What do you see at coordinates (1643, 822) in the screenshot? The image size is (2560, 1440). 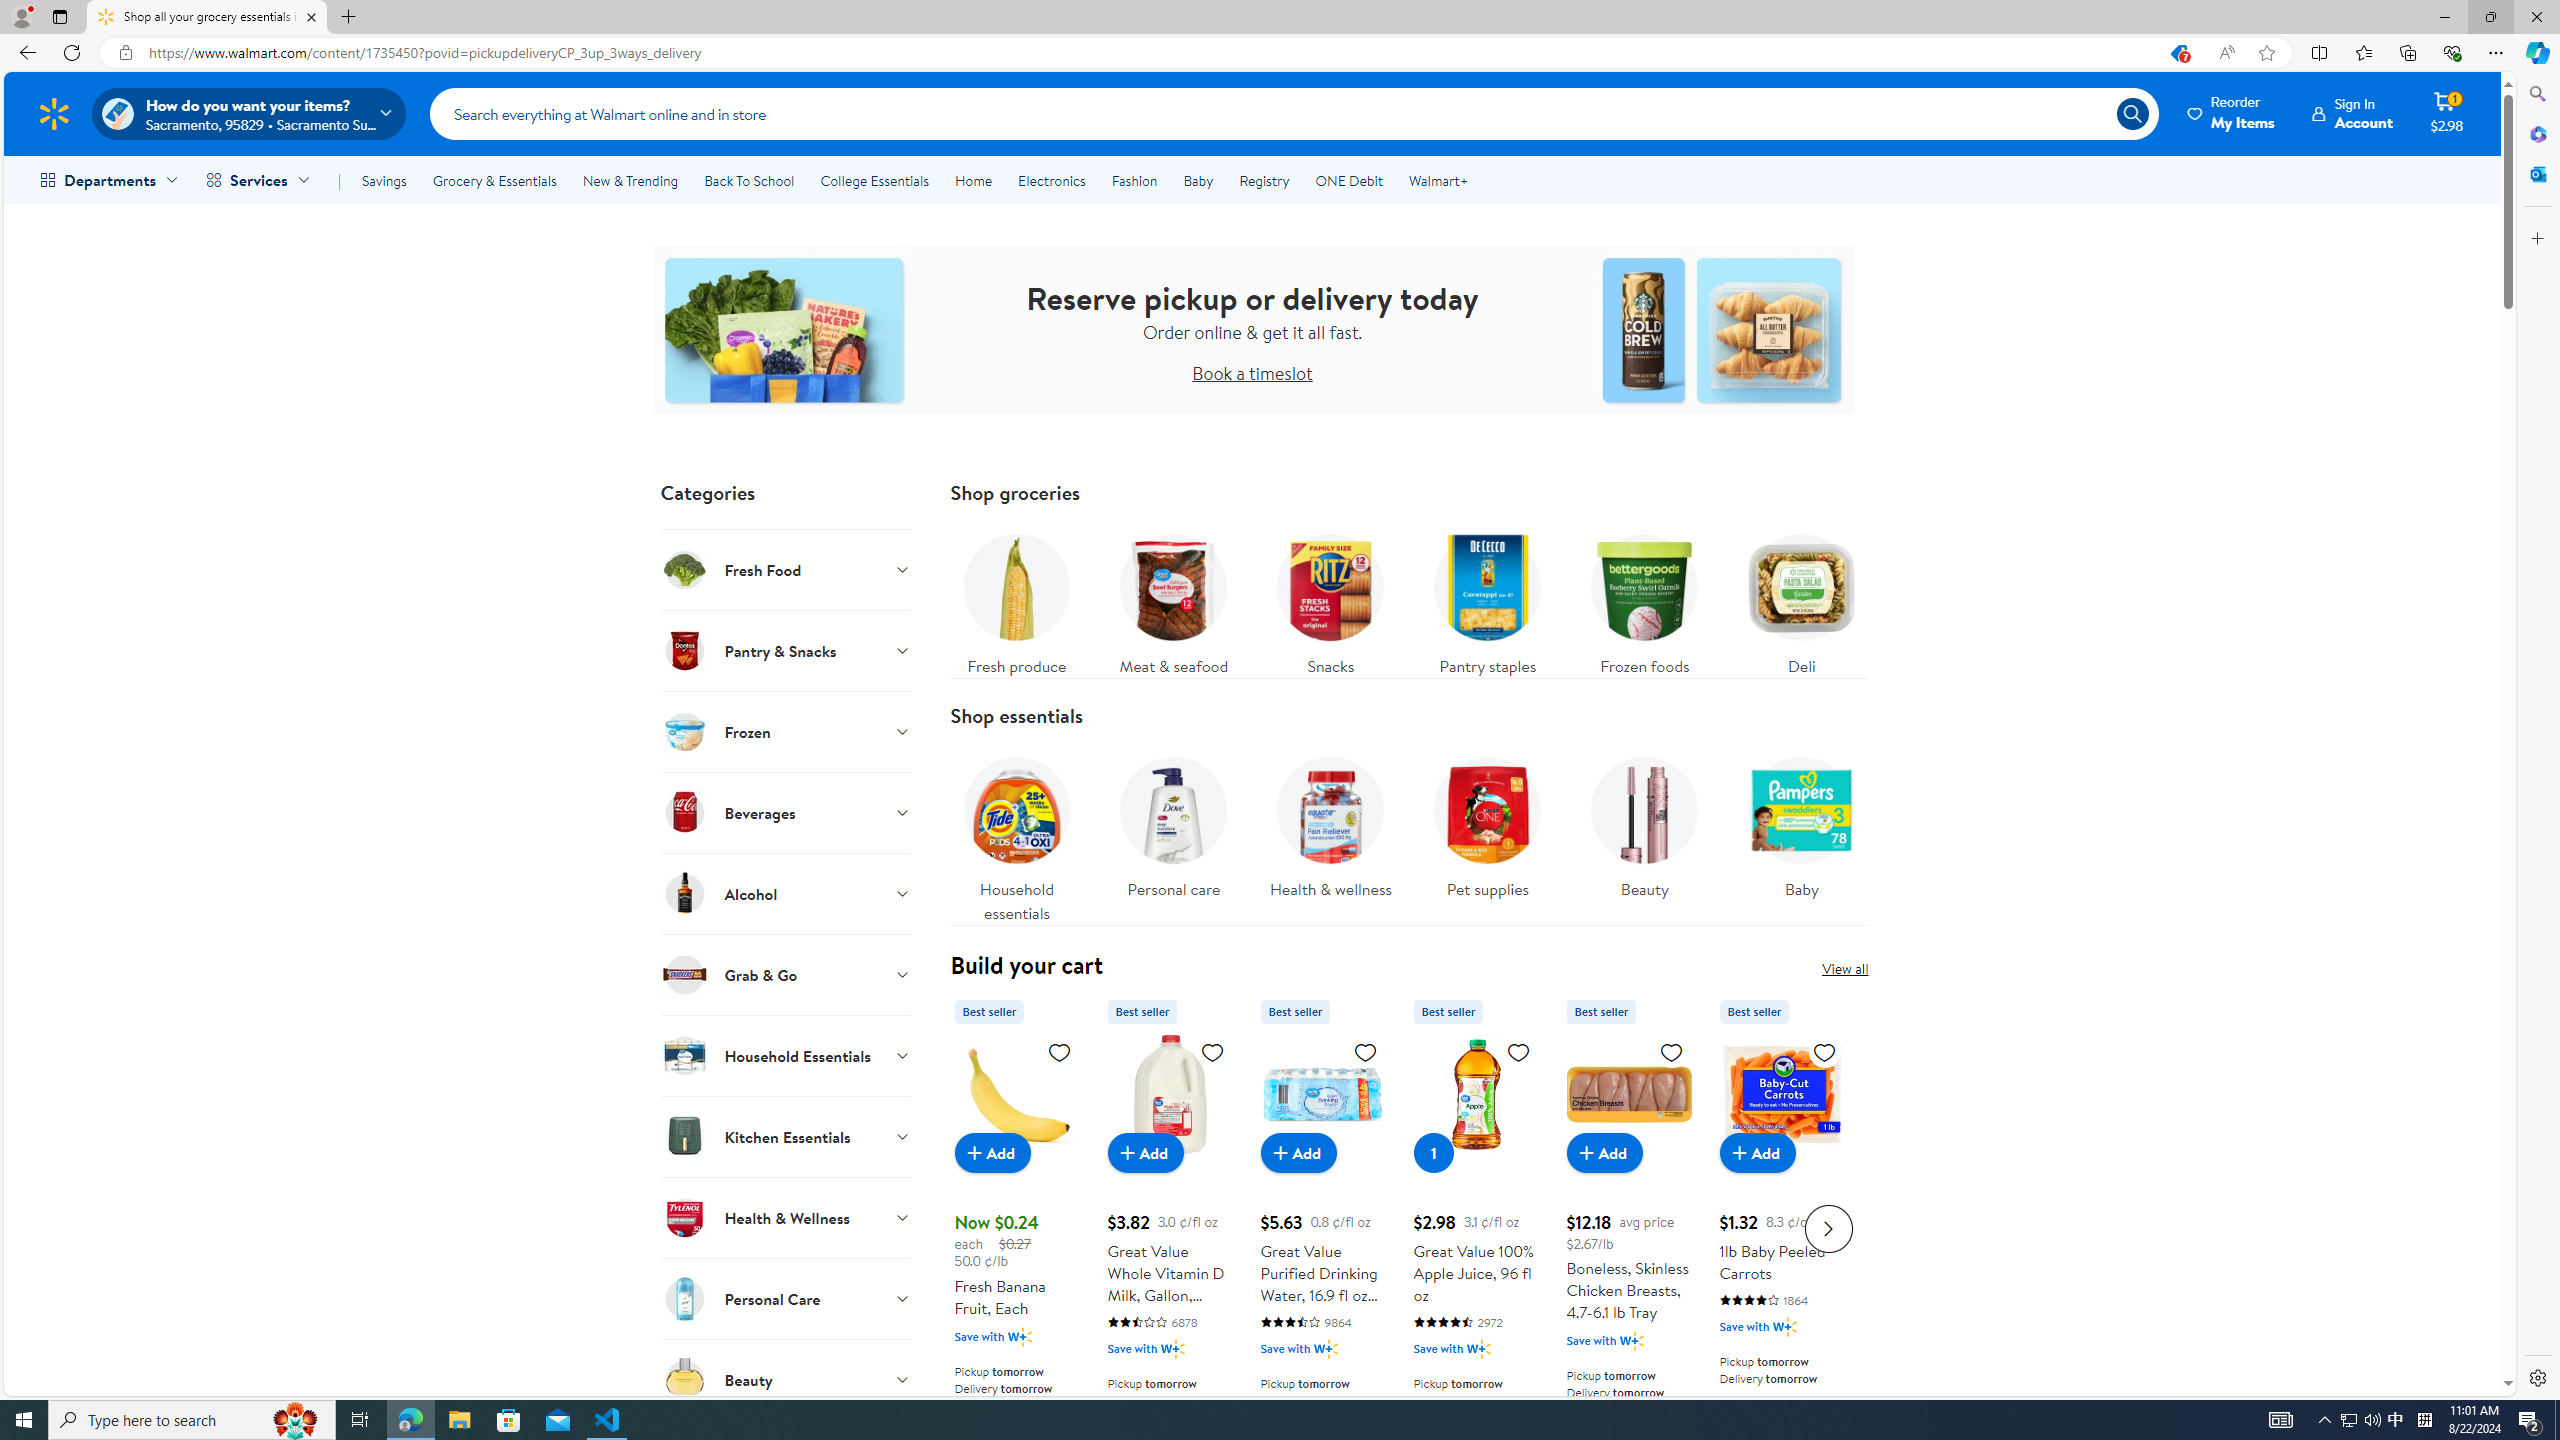 I see `'Beauty'` at bounding box center [1643, 822].